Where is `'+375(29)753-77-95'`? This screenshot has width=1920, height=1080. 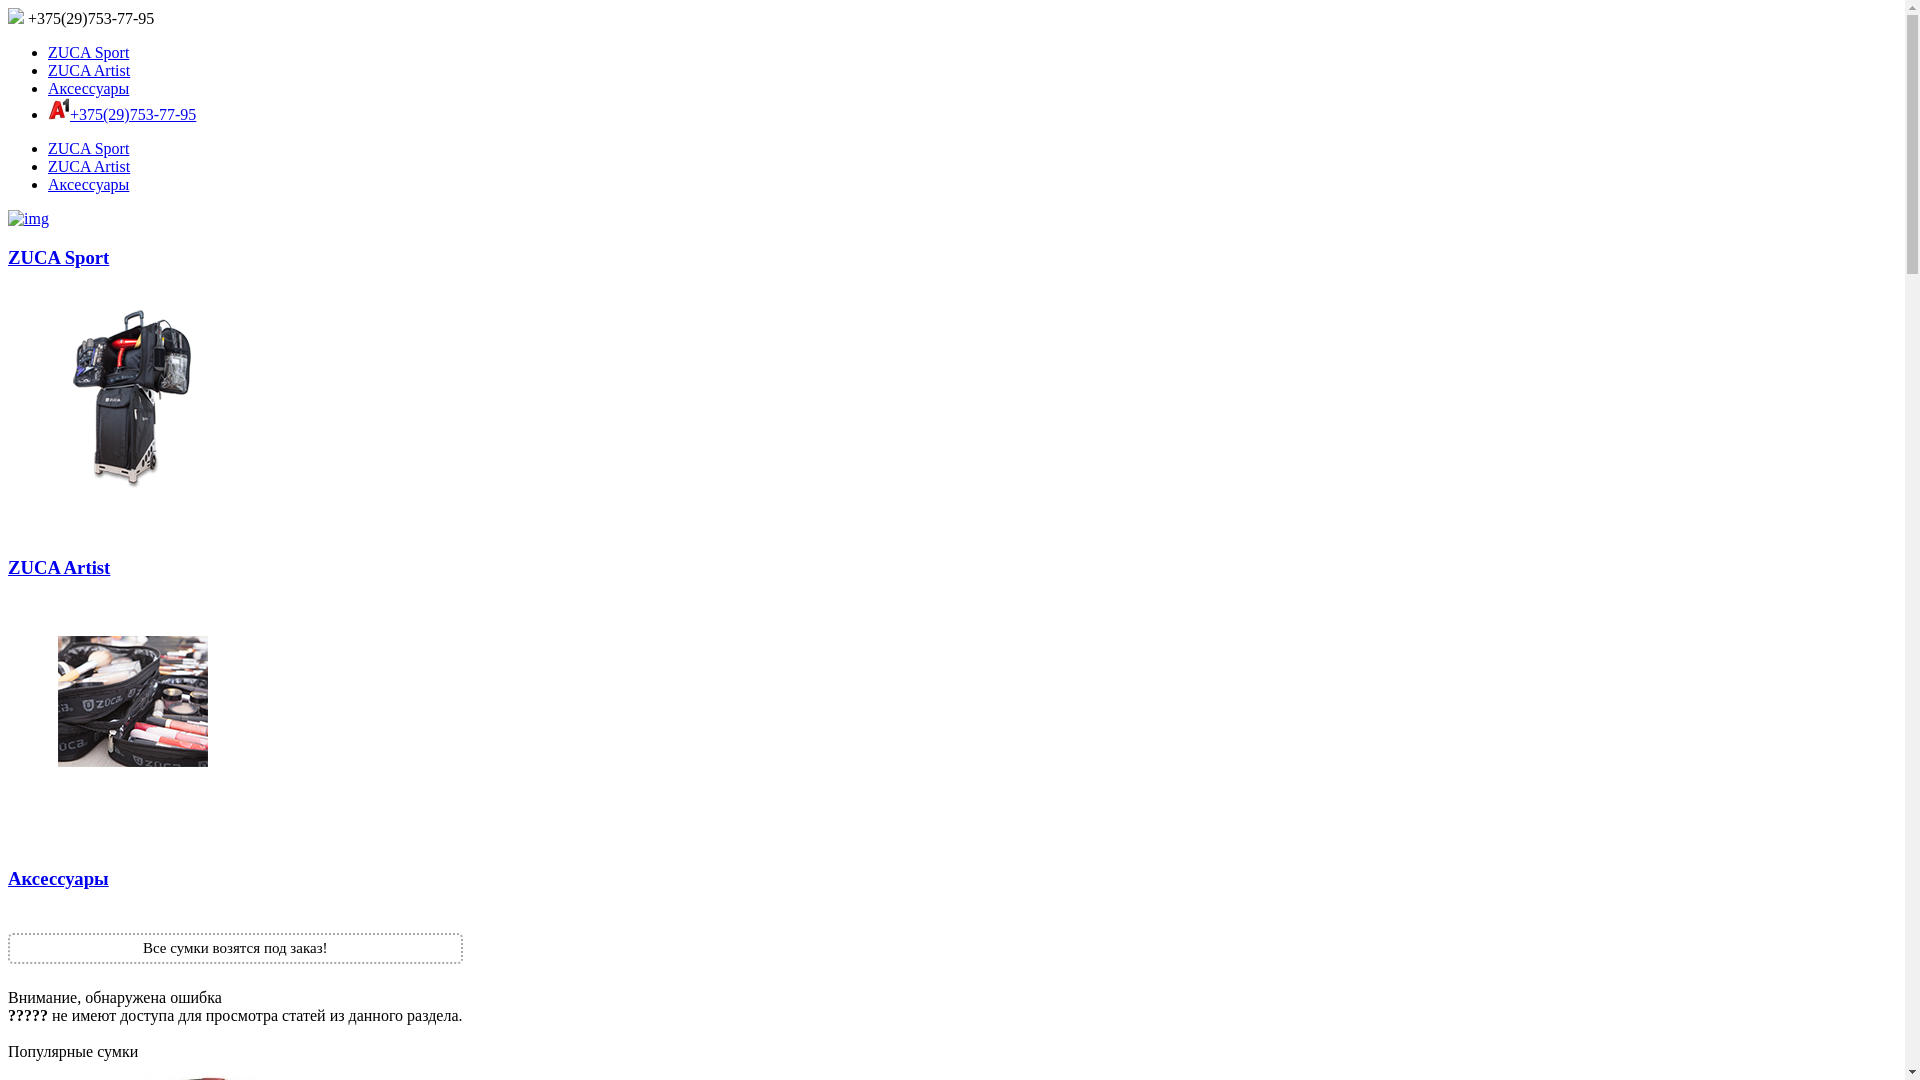 '+375(29)753-77-95' is located at coordinates (132, 114).